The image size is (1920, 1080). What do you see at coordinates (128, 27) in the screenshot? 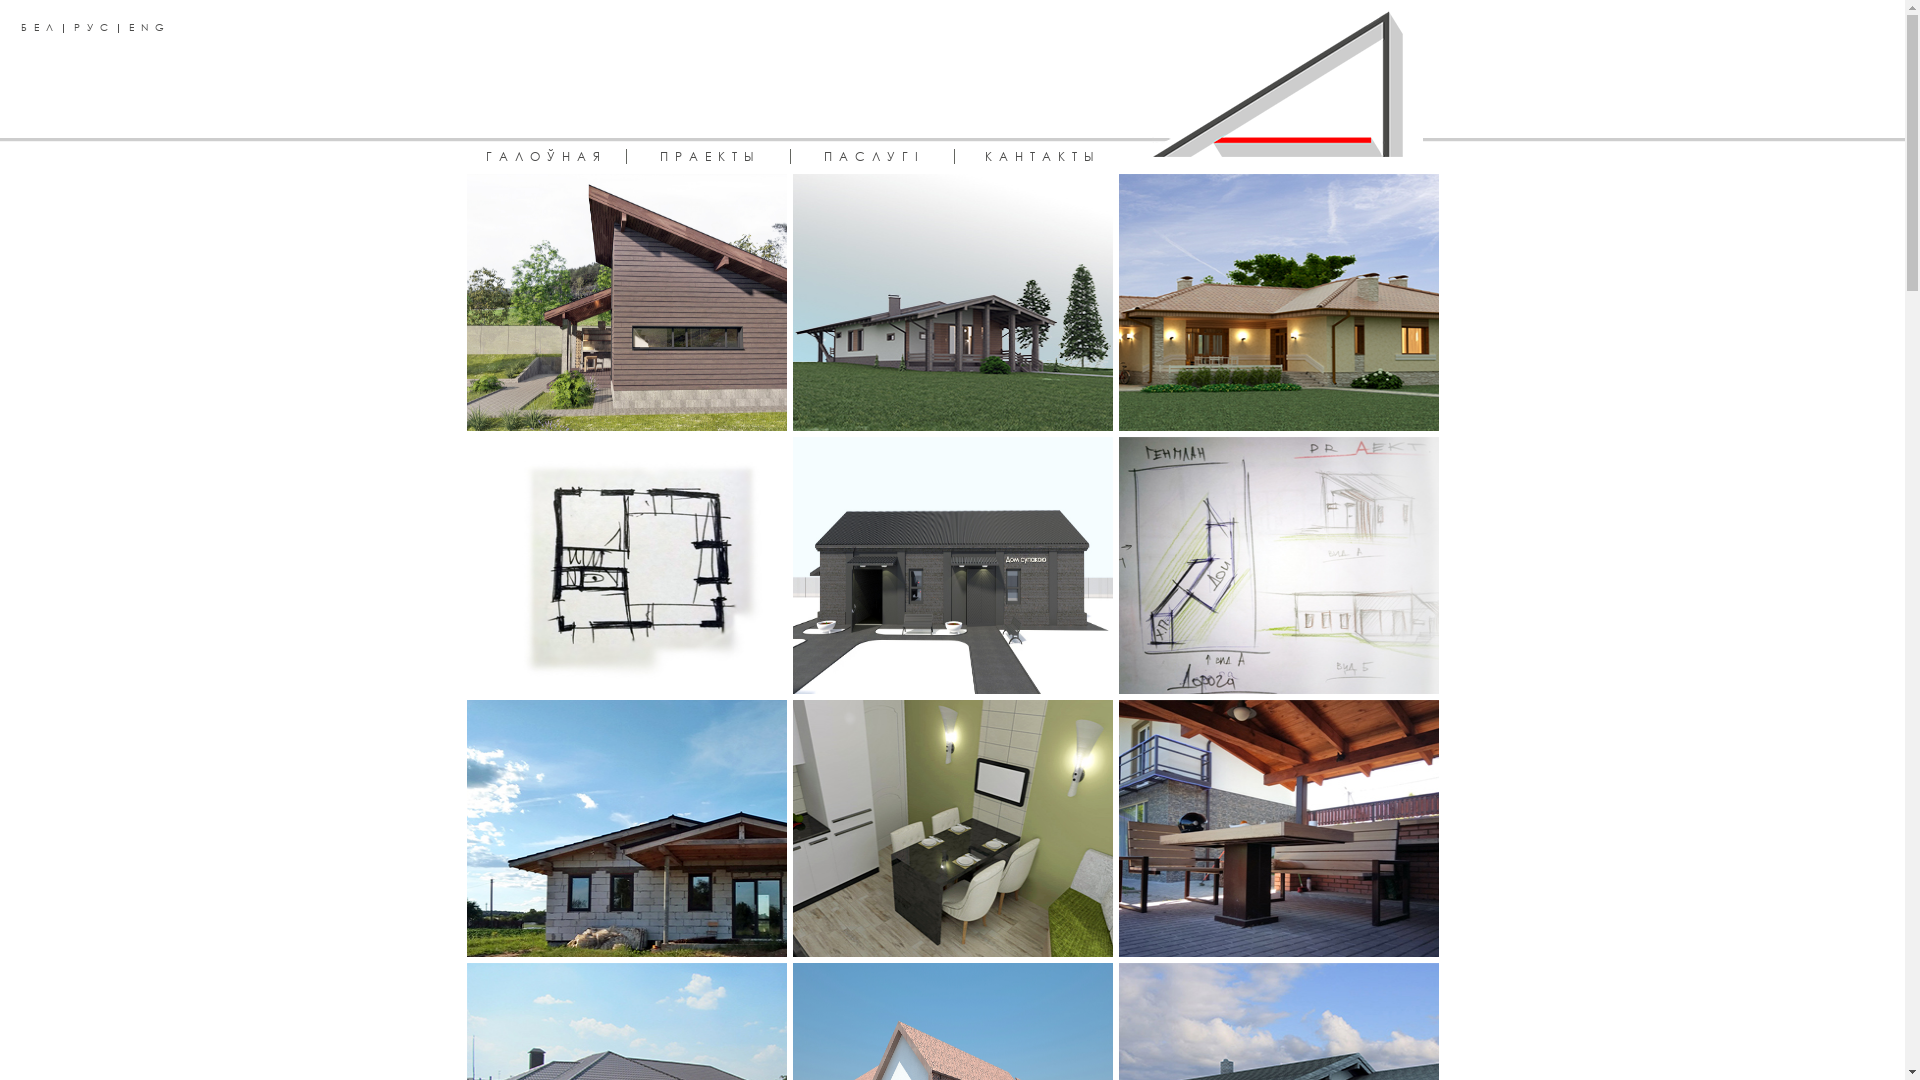
I see `'ENG'` at bounding box center [128, 27].